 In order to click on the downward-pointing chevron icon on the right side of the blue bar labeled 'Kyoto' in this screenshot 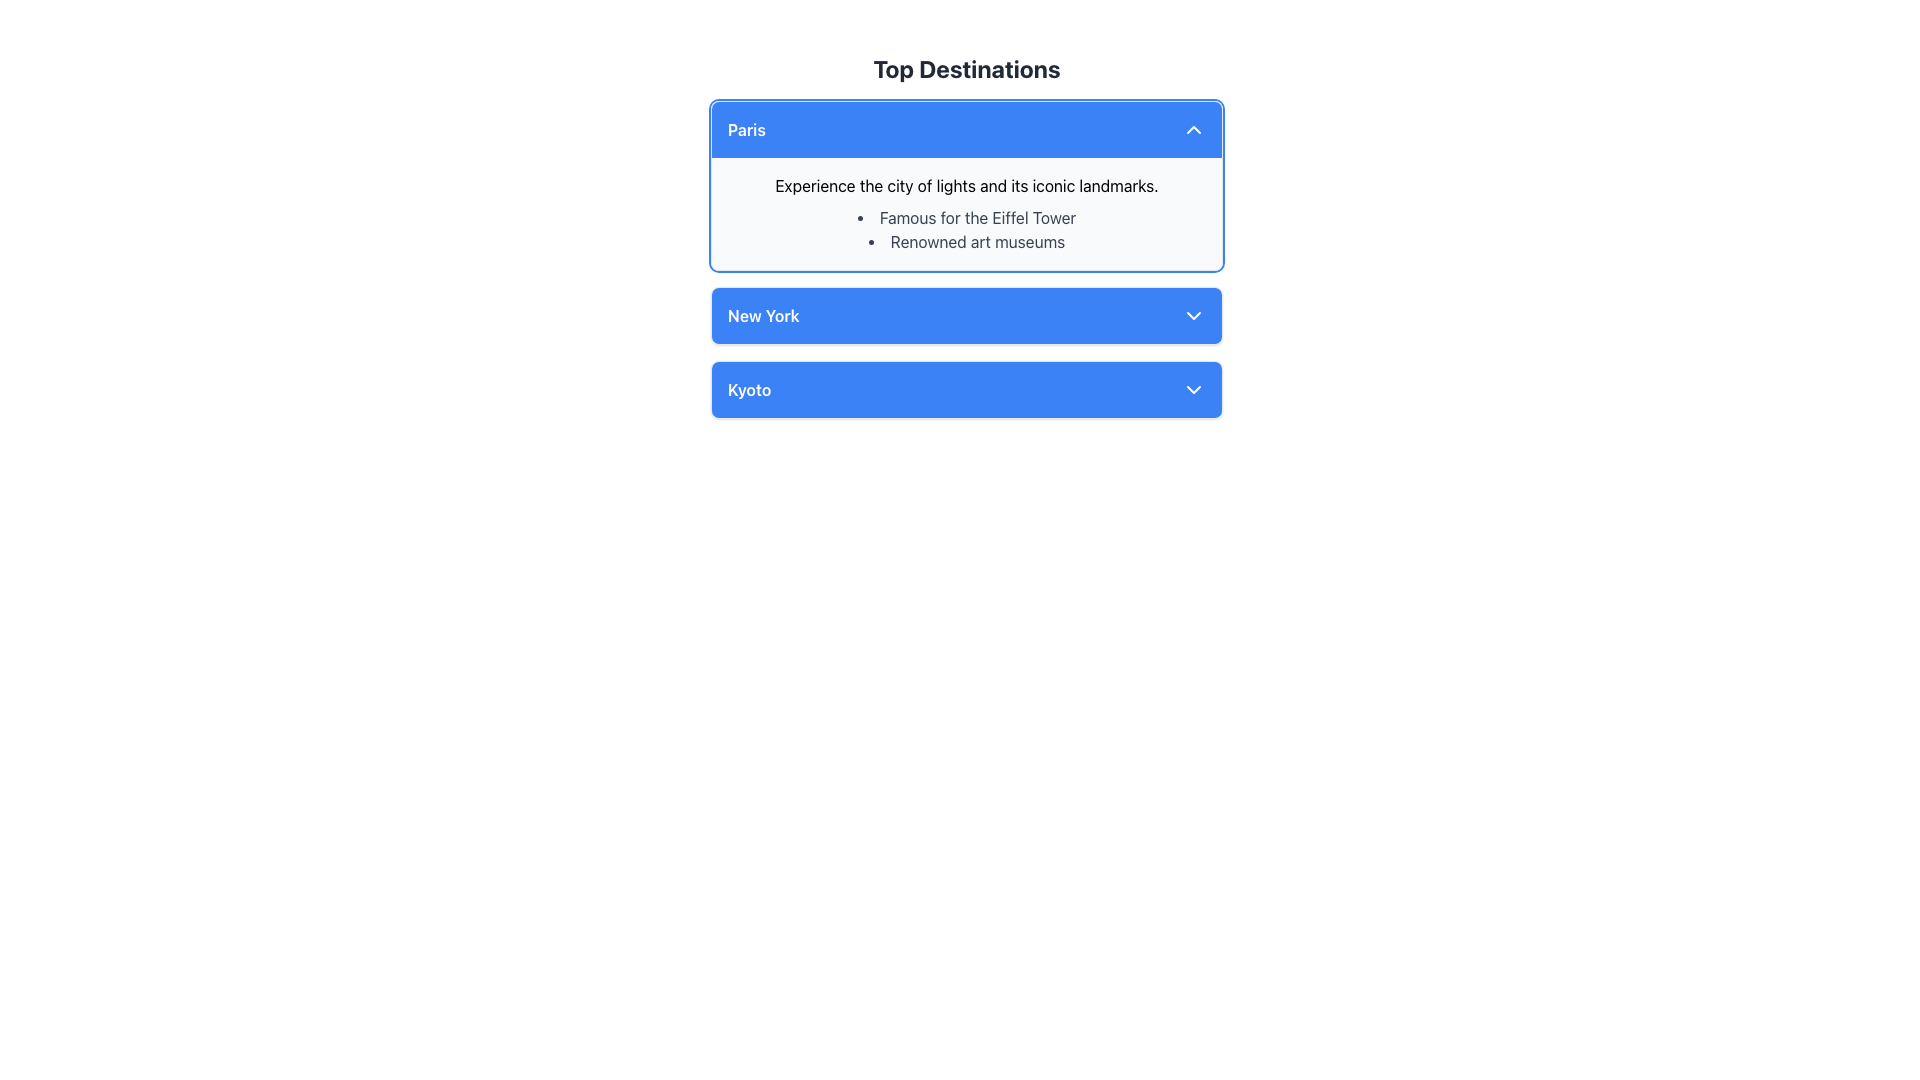, I will do `click(1194, 389)`.